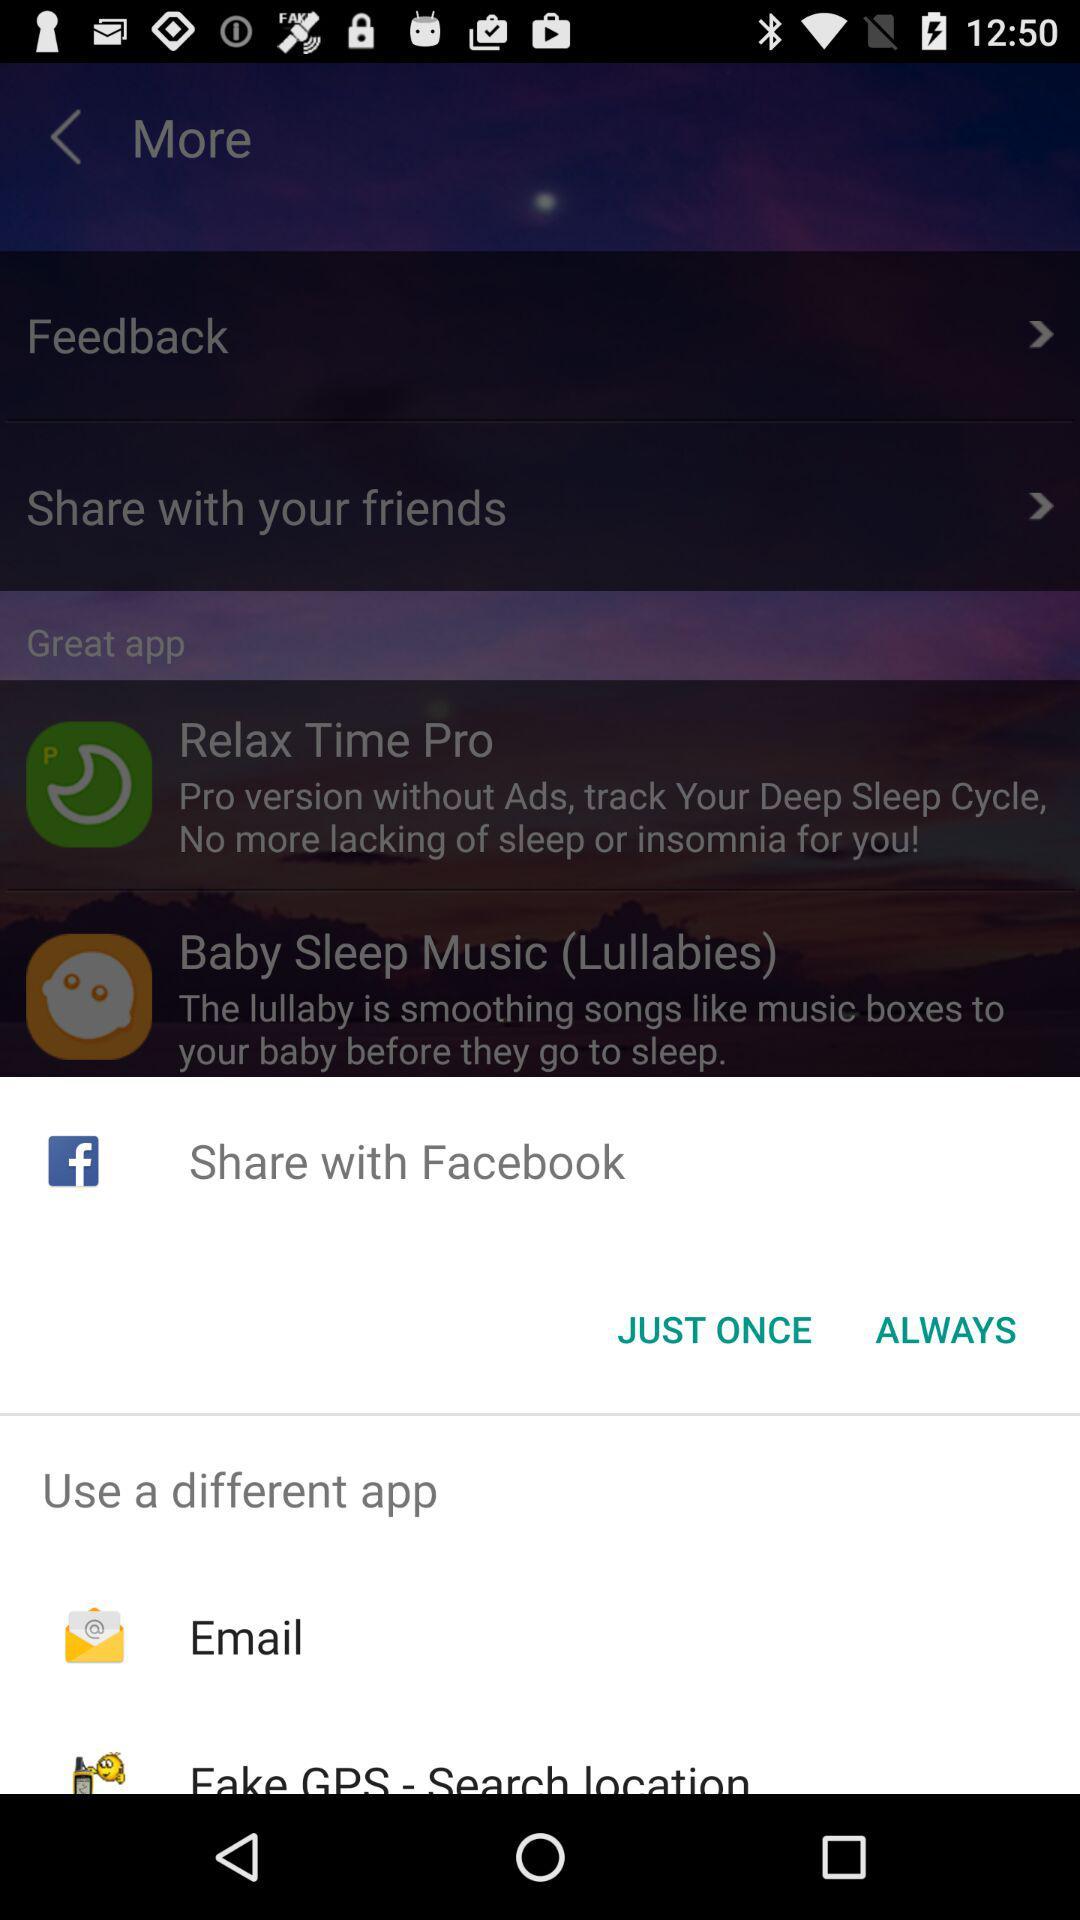  What do you see at coordinates (540, 1489) in the screenshot?
I see `use a different item` at bounding box center [540, 1489].